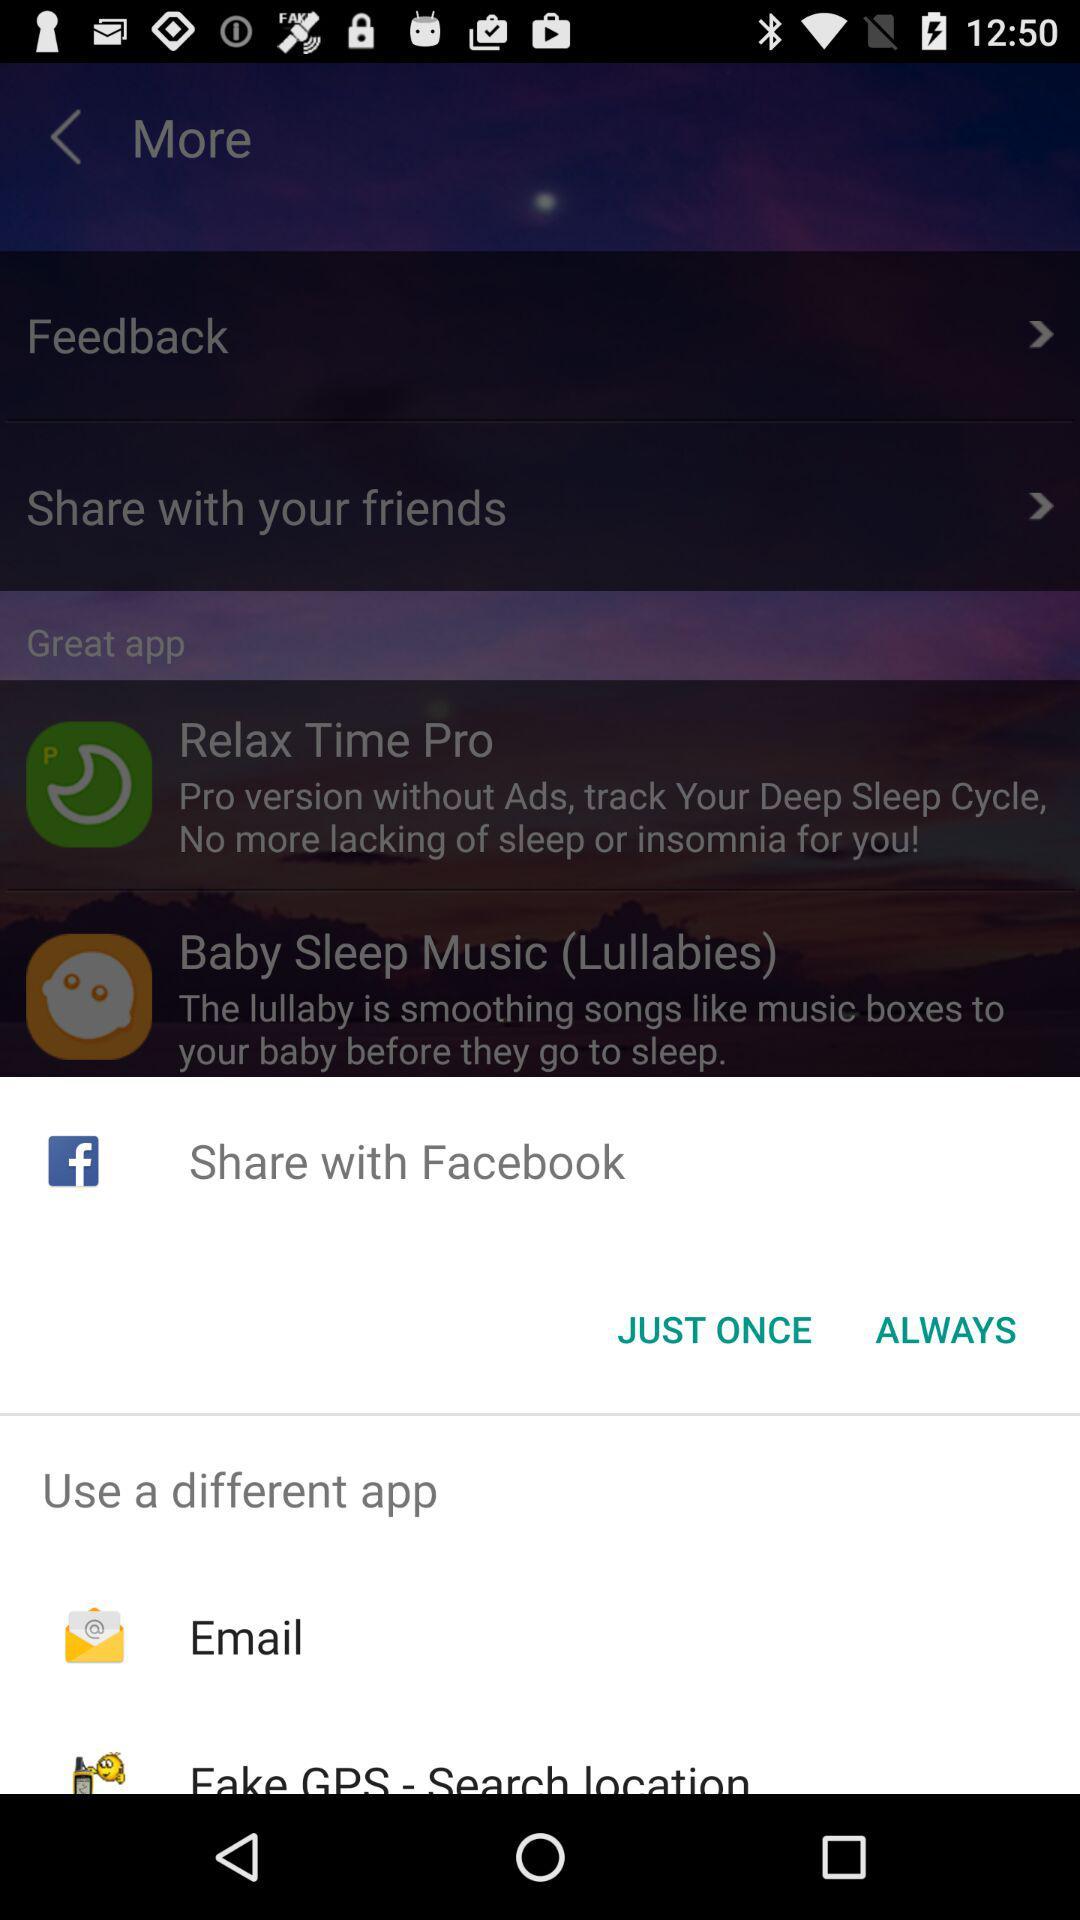  What do you see at coordinates (540, 1489) in the screenshot?
I see `use a different item` at bounding box center [540, 1489].